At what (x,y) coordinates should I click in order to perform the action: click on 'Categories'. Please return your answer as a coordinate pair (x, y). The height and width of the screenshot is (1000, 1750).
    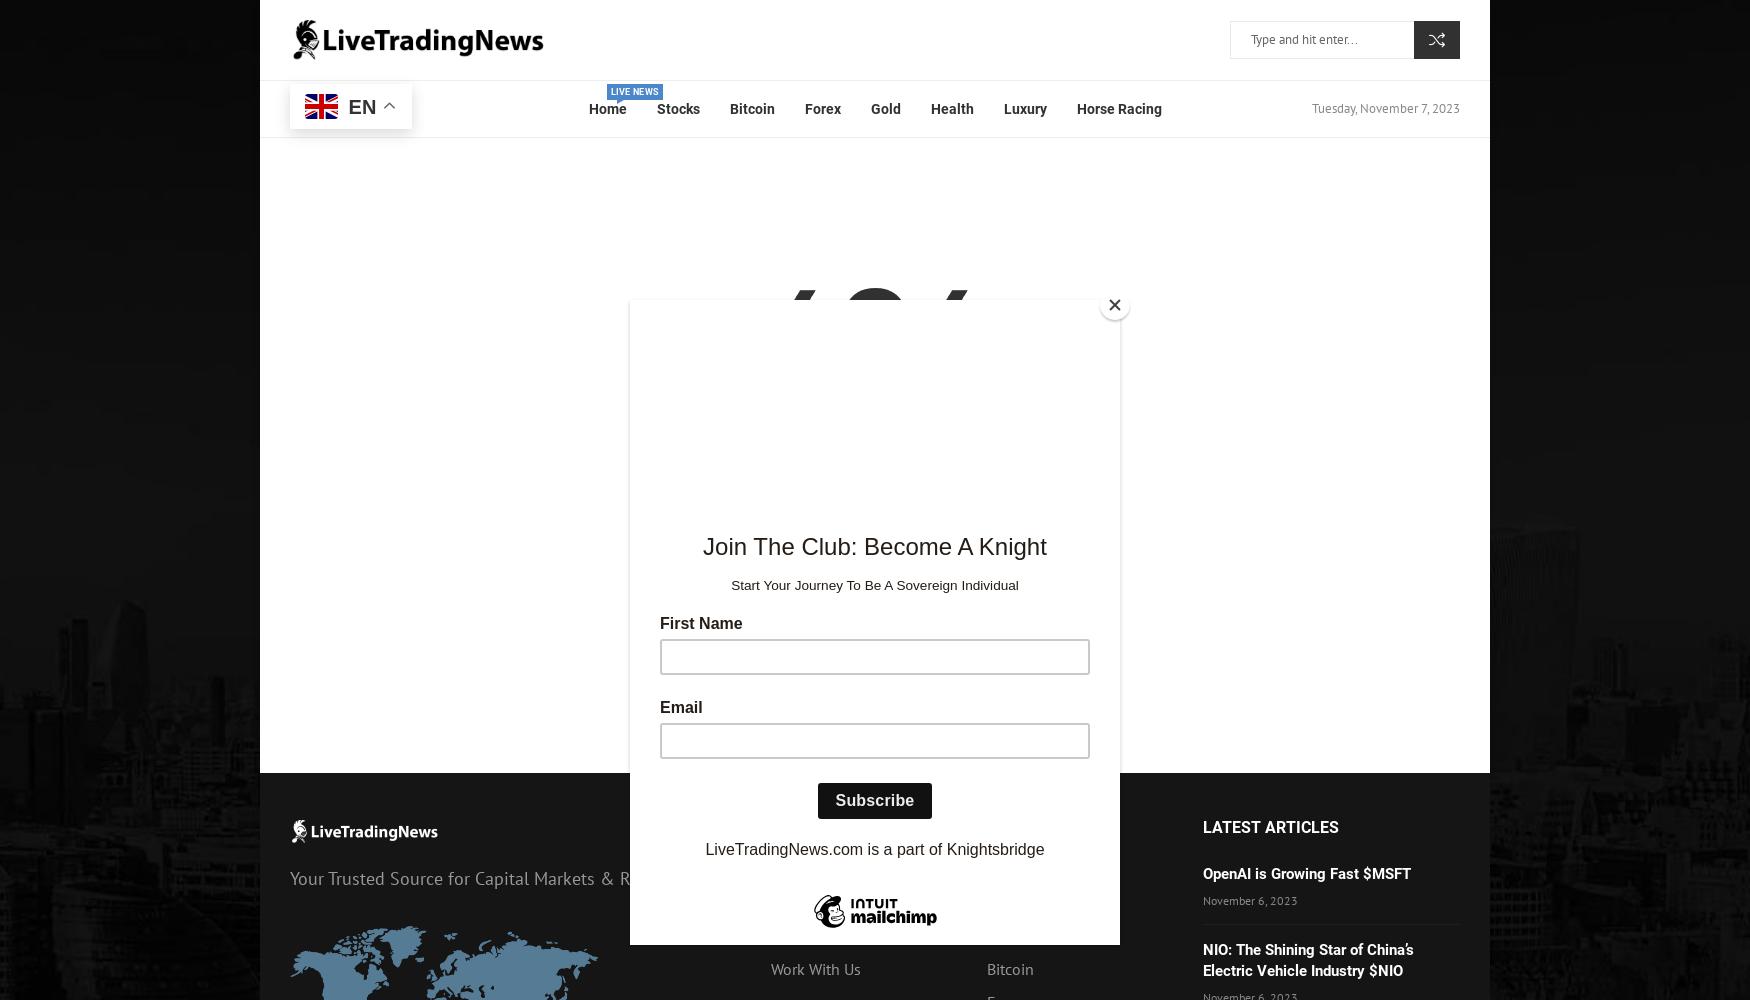
    Looking at the image, I should click on (1032, 826).